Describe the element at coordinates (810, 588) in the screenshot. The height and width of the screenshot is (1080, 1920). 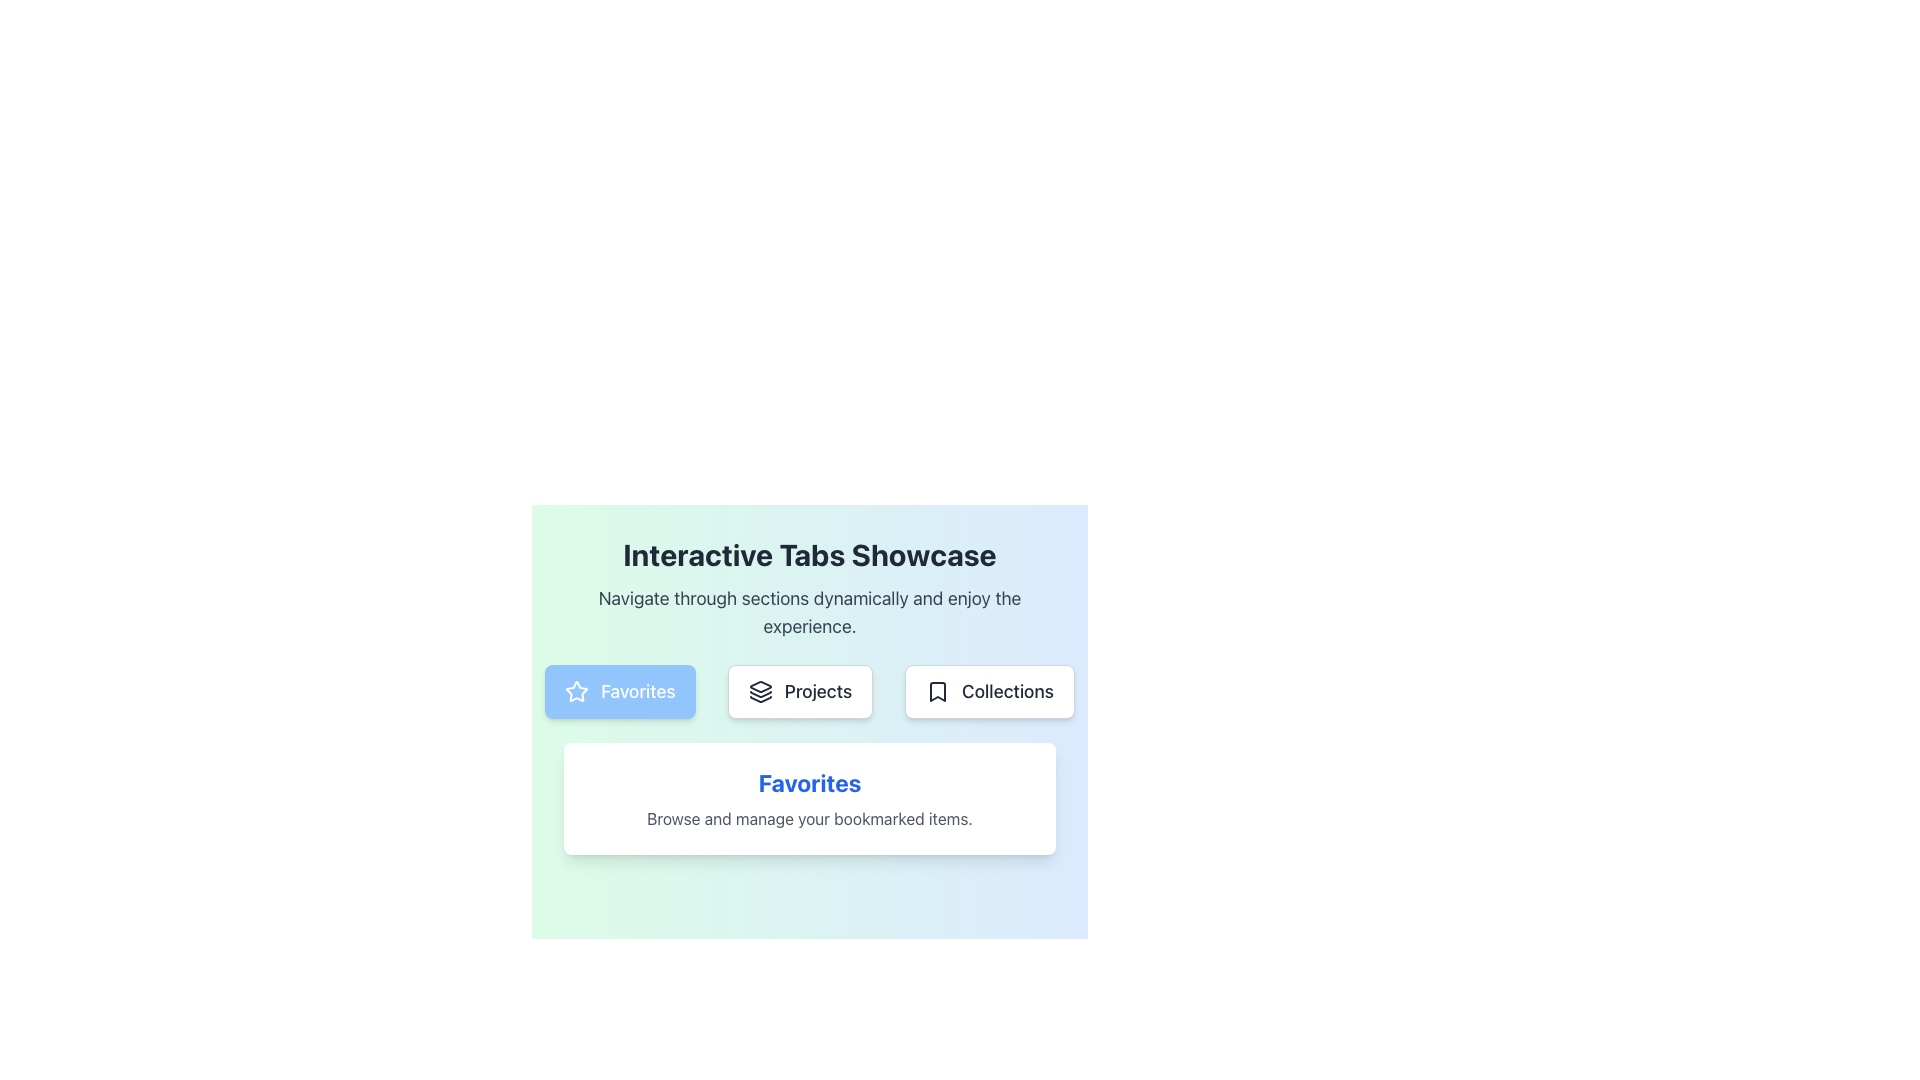
I see `the Informational Text Block titled 'Interactive Tabs Showcase' that contains the description 'Navigate through sections dynamically and enjoy the experience.'` at that location.